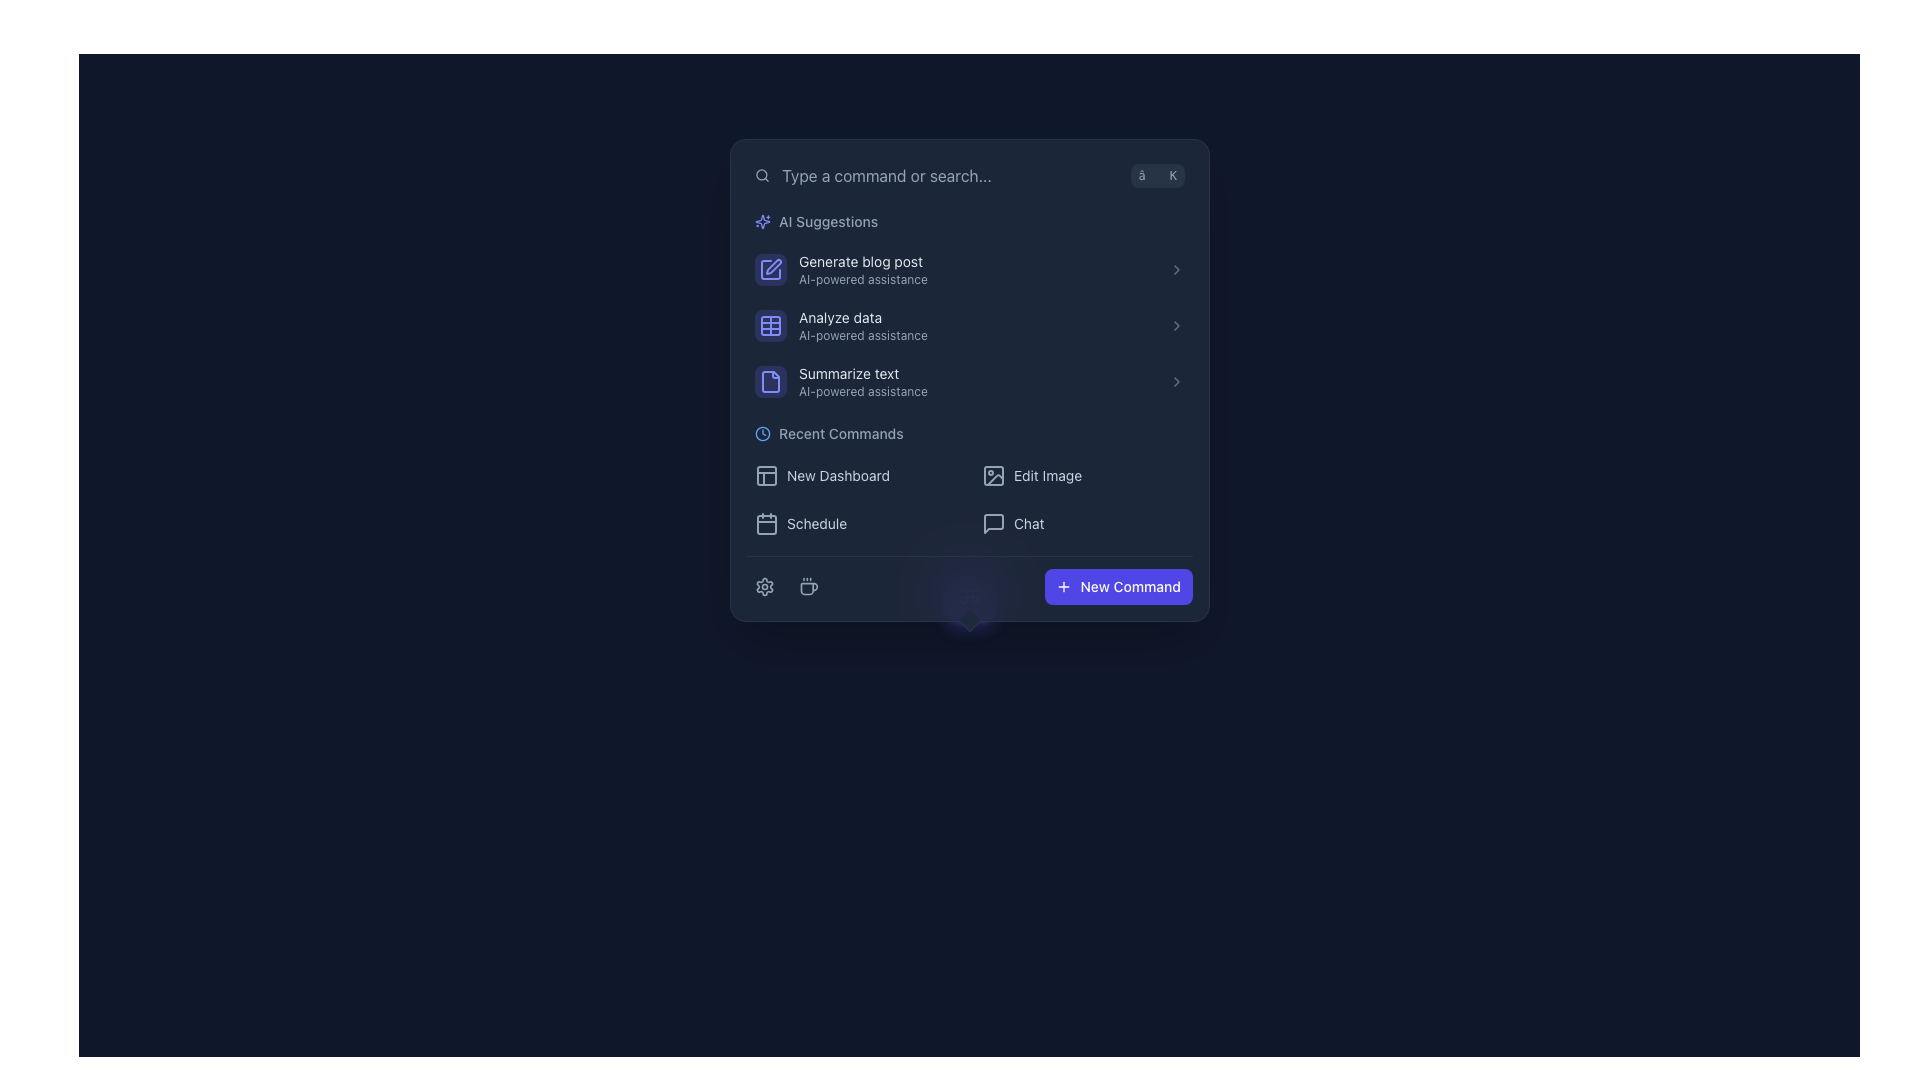 This screenshot has width=1920, height=1080. I want to click on the background element of the image-related icon located in the top-left corner of the graphic, so click(993, 475).